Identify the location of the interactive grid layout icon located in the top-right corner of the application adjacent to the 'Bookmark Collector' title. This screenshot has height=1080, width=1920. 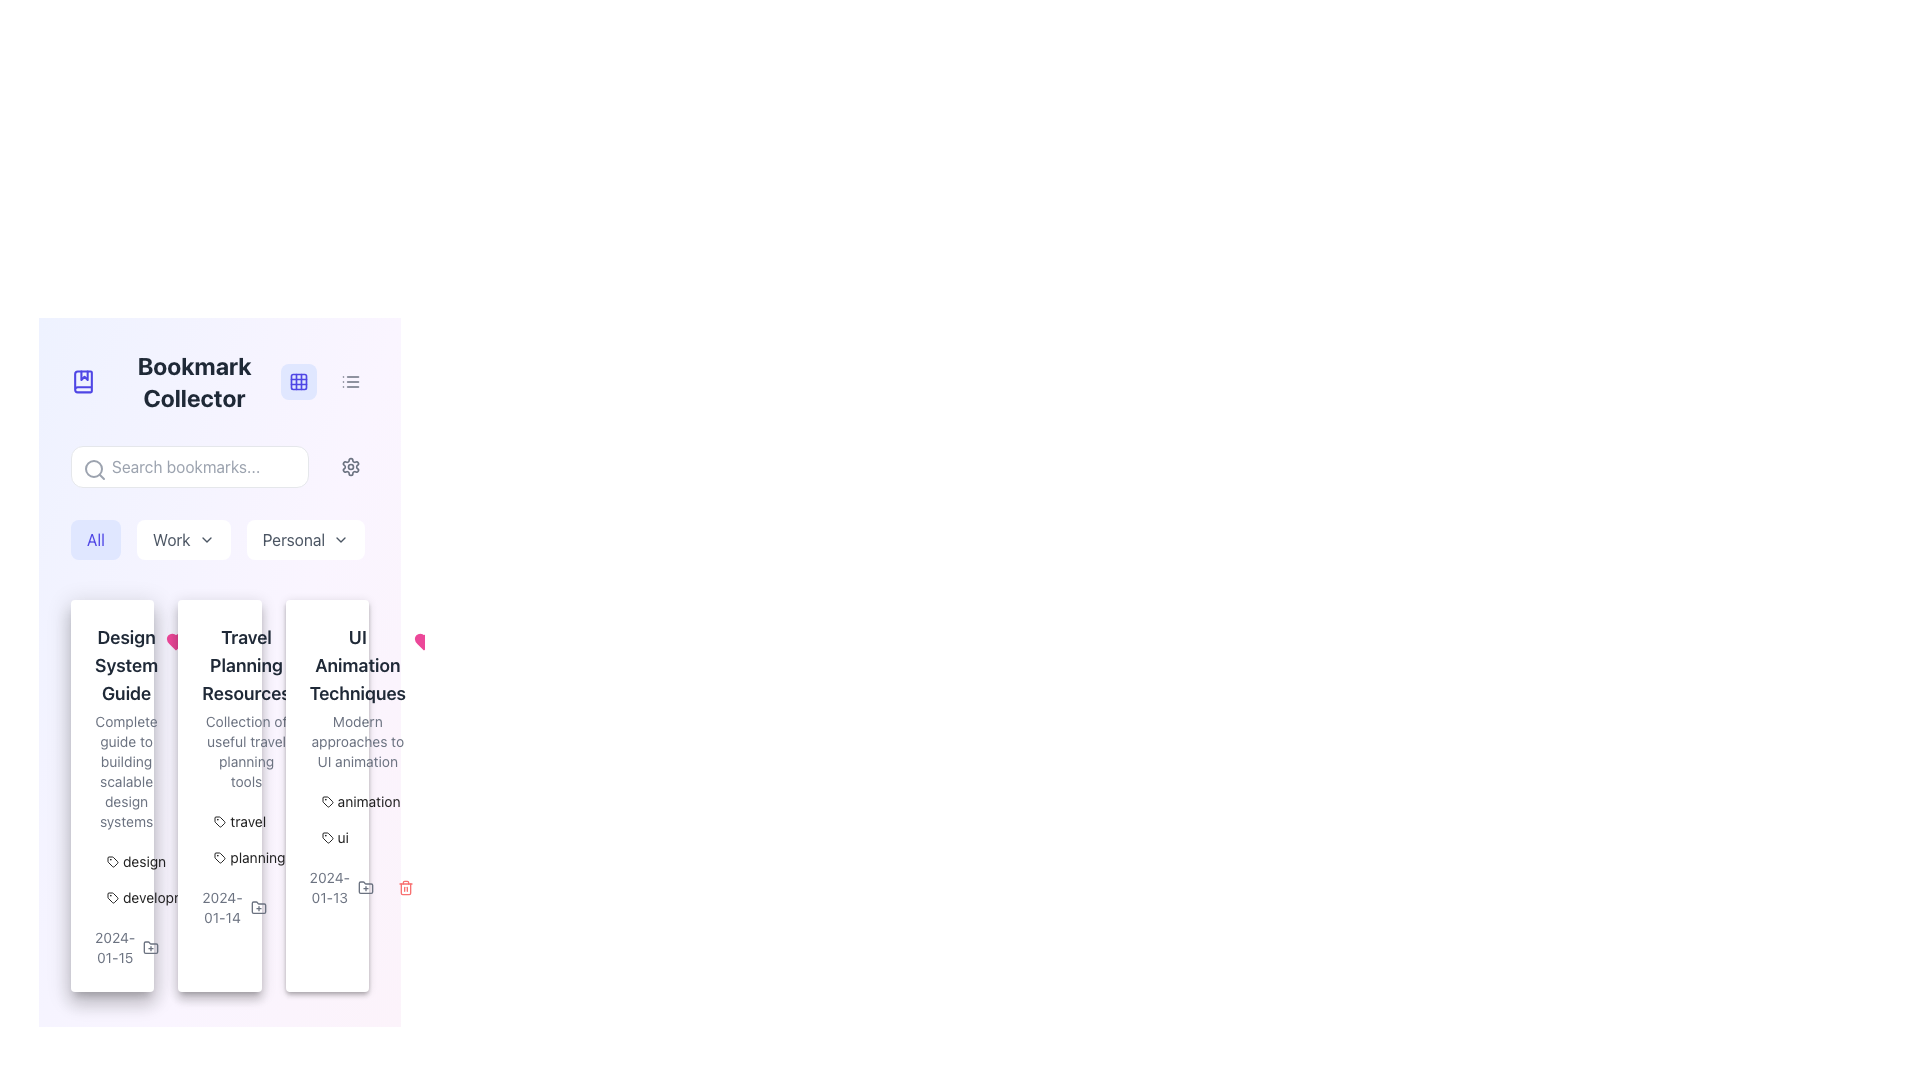
(297, 381).